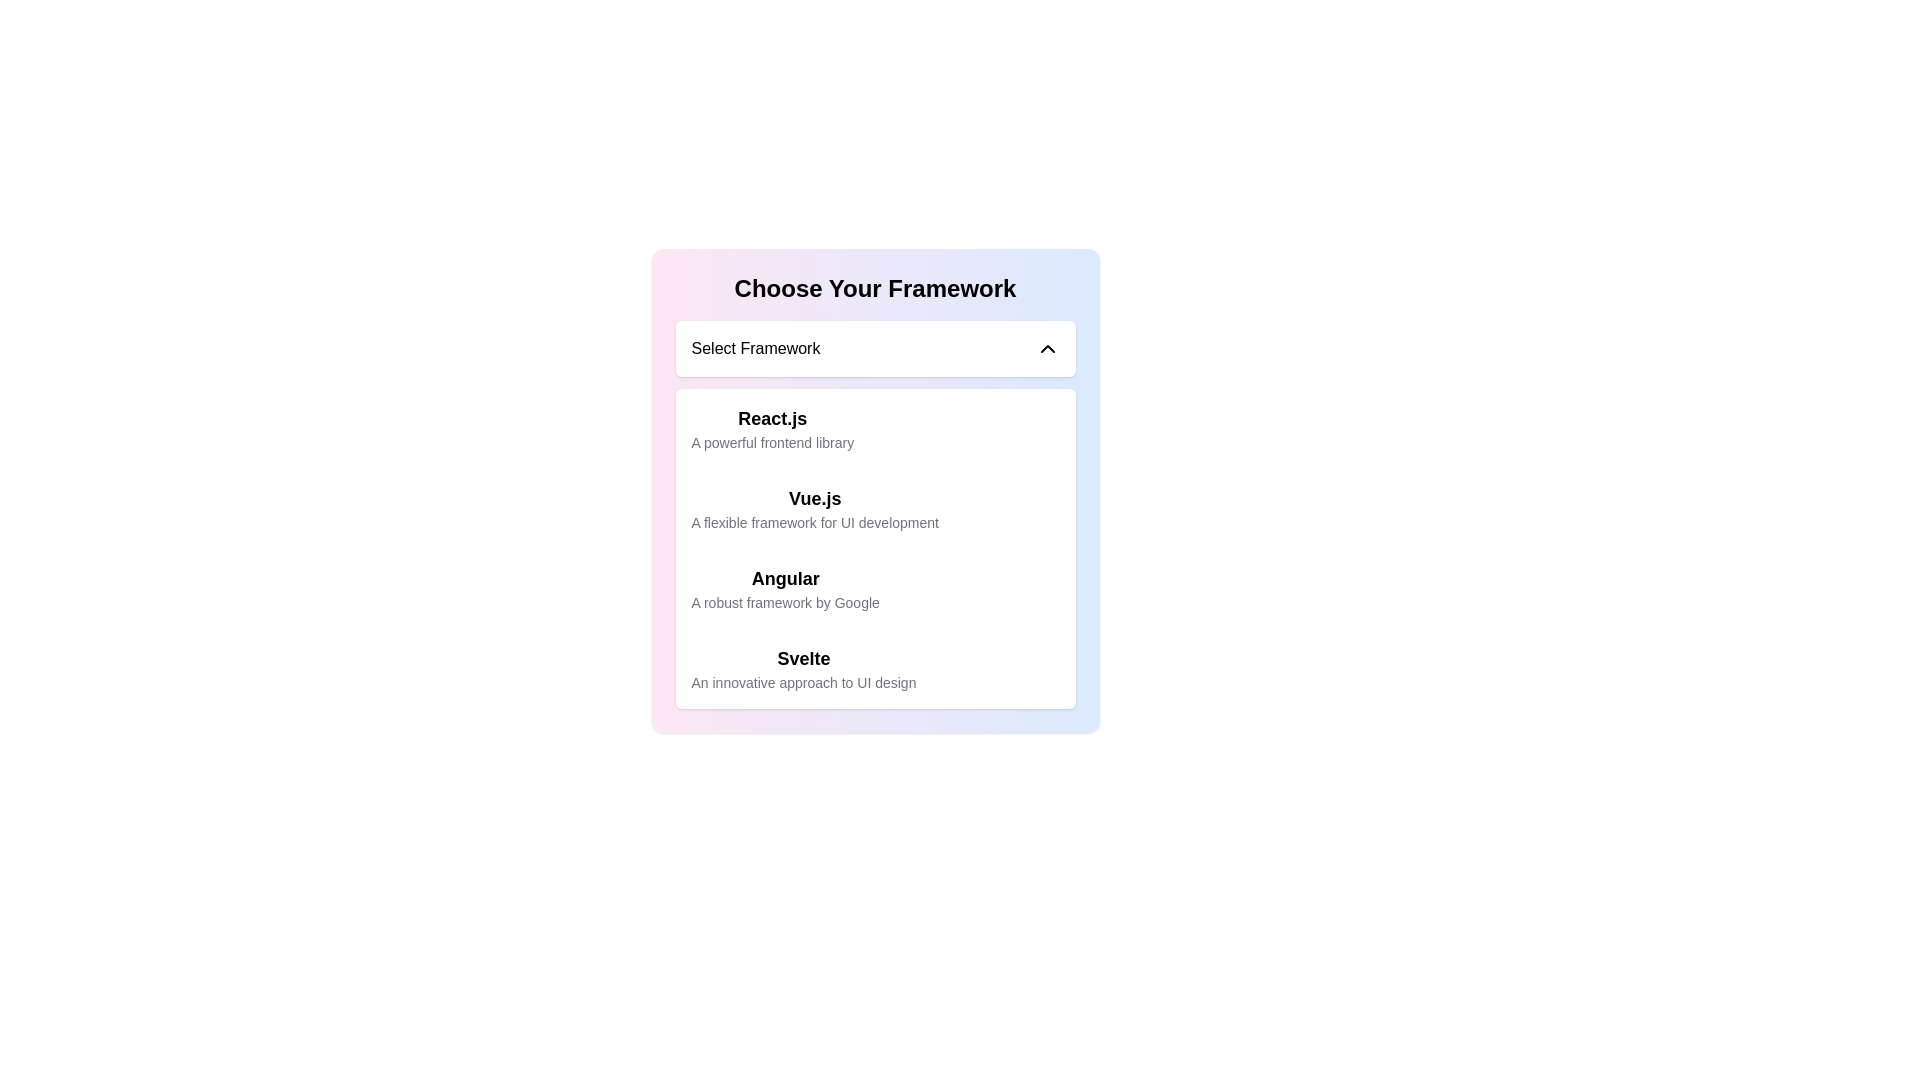 The width and height of the screenshot is (1920, 1080). I want to click on the descriptive text label that provides additional information about the 'React.js' item in the list, which is located directly below the bold header 'React.js' in the 'Choose Your Framework' panel, so click(771, 442).